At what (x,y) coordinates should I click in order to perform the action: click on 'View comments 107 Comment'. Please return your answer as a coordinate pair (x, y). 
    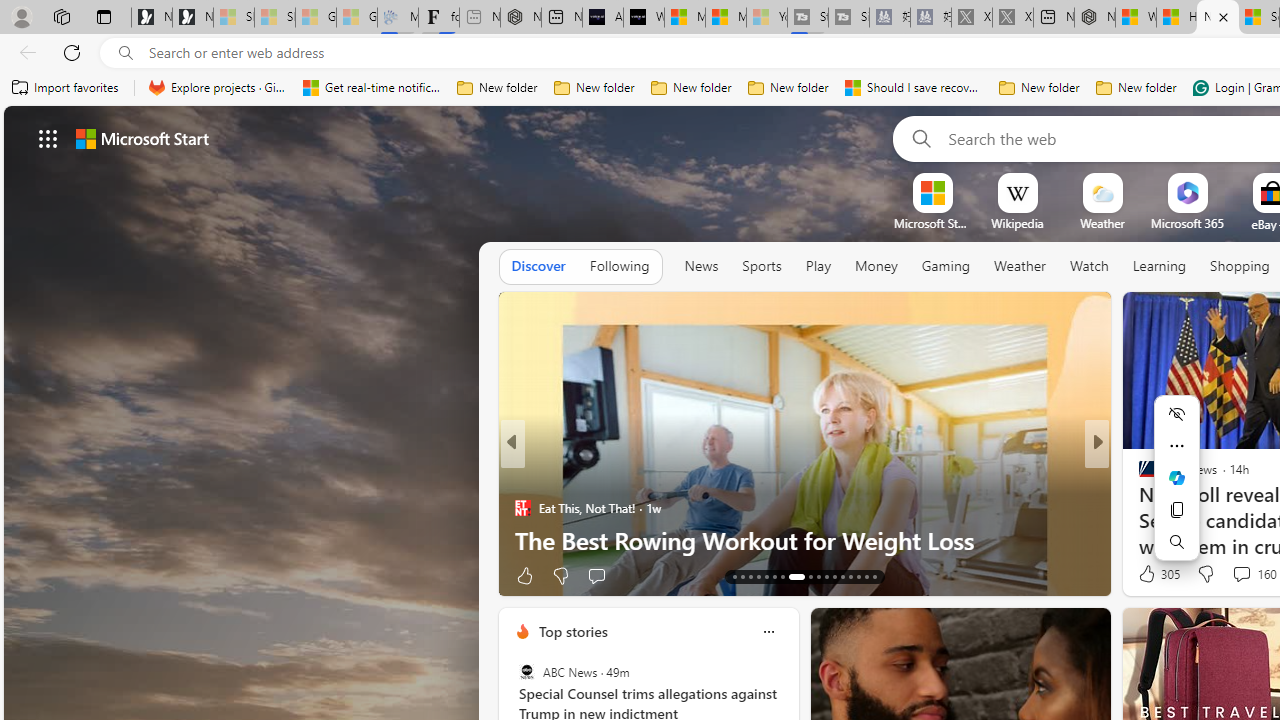
    Looking at the image, I should click on (1234, 575).